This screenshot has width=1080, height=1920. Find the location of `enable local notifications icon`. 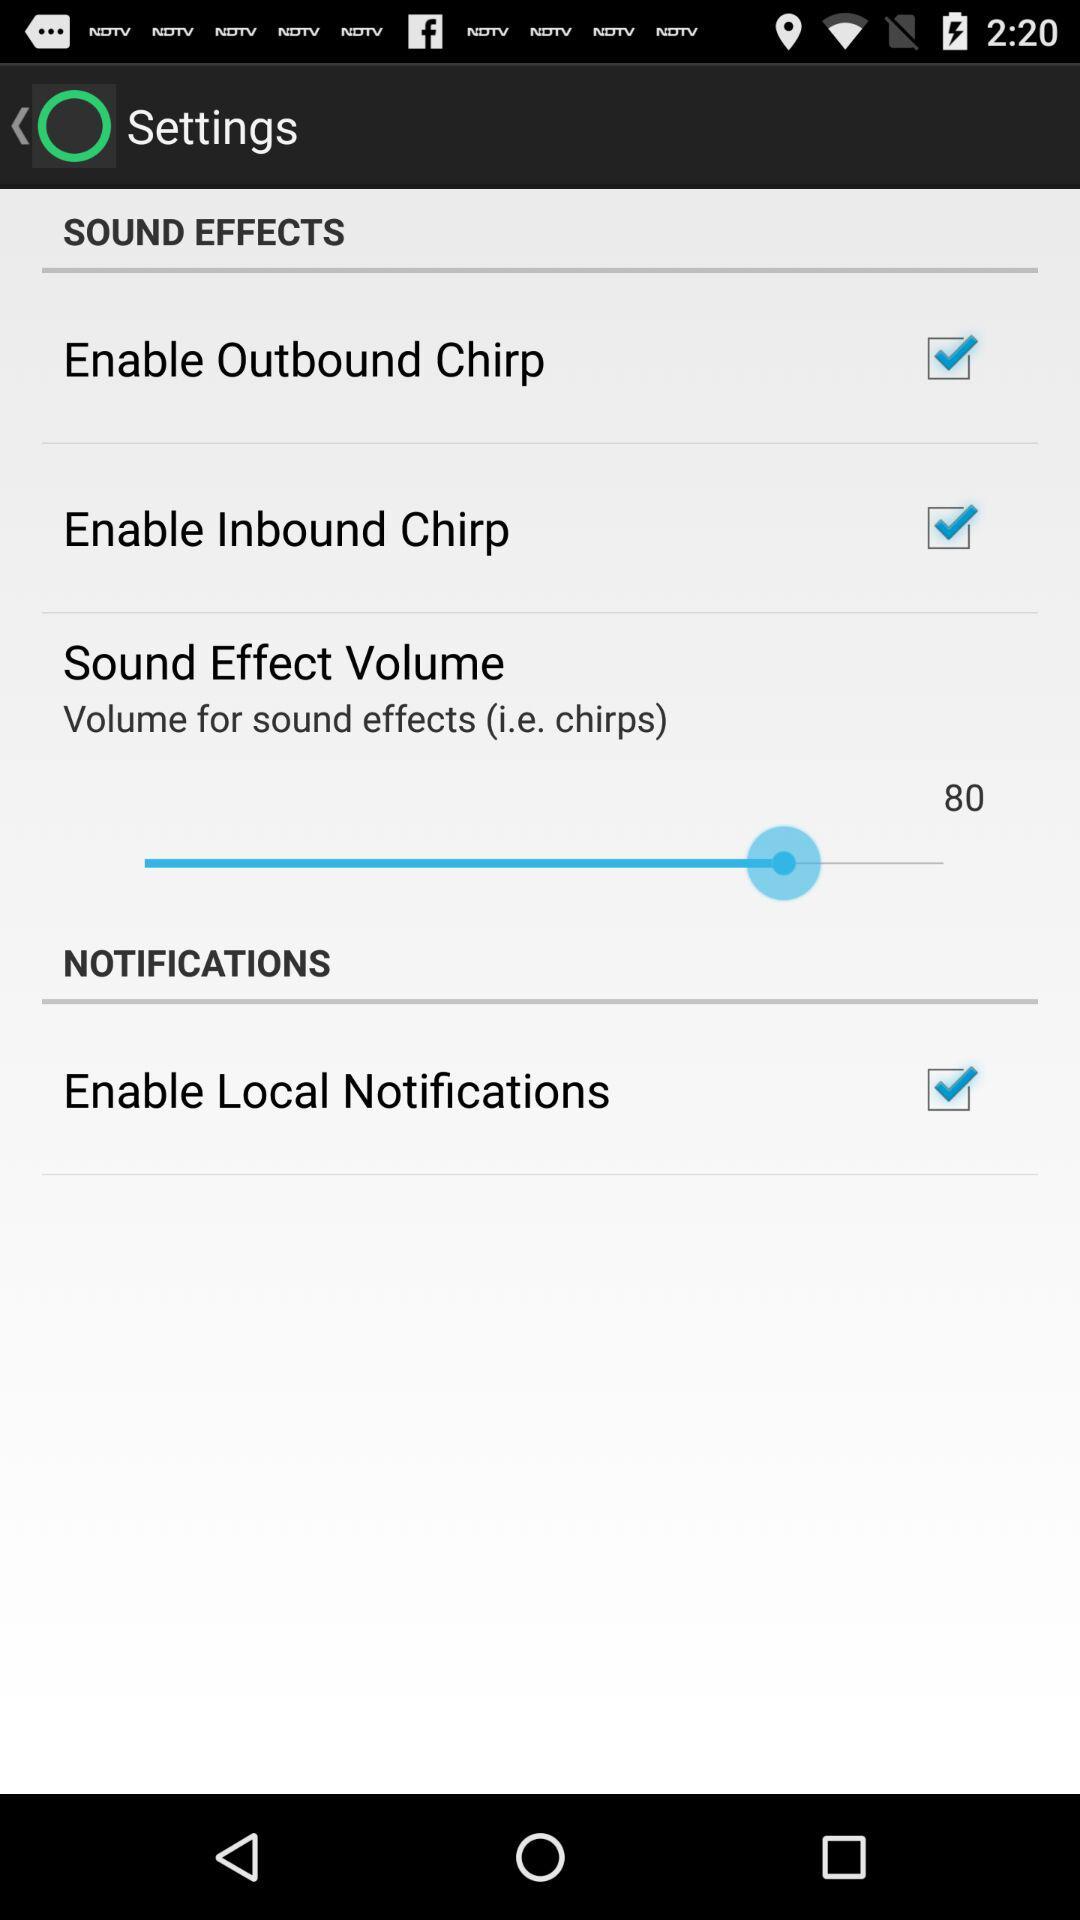

enable local notifications icon is located at coordinates (335, 1088).